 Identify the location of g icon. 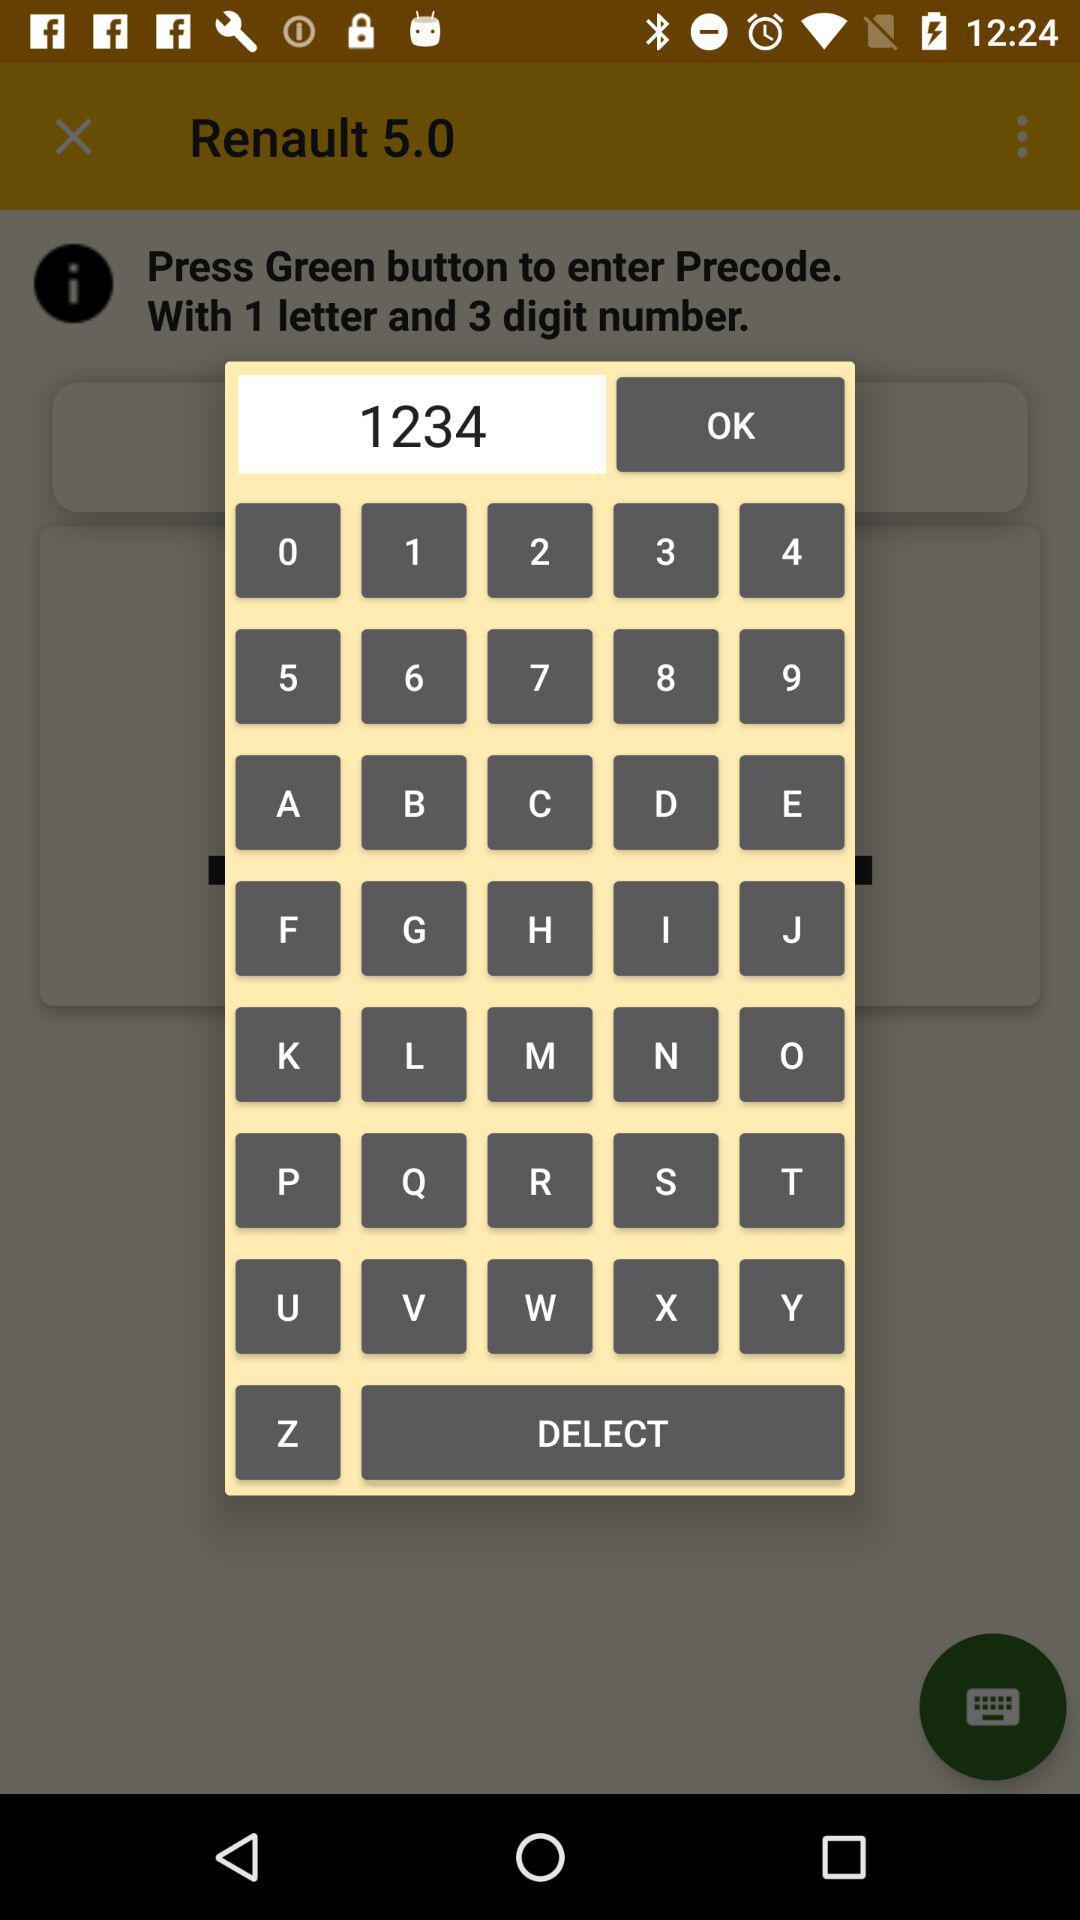
(412, 927).